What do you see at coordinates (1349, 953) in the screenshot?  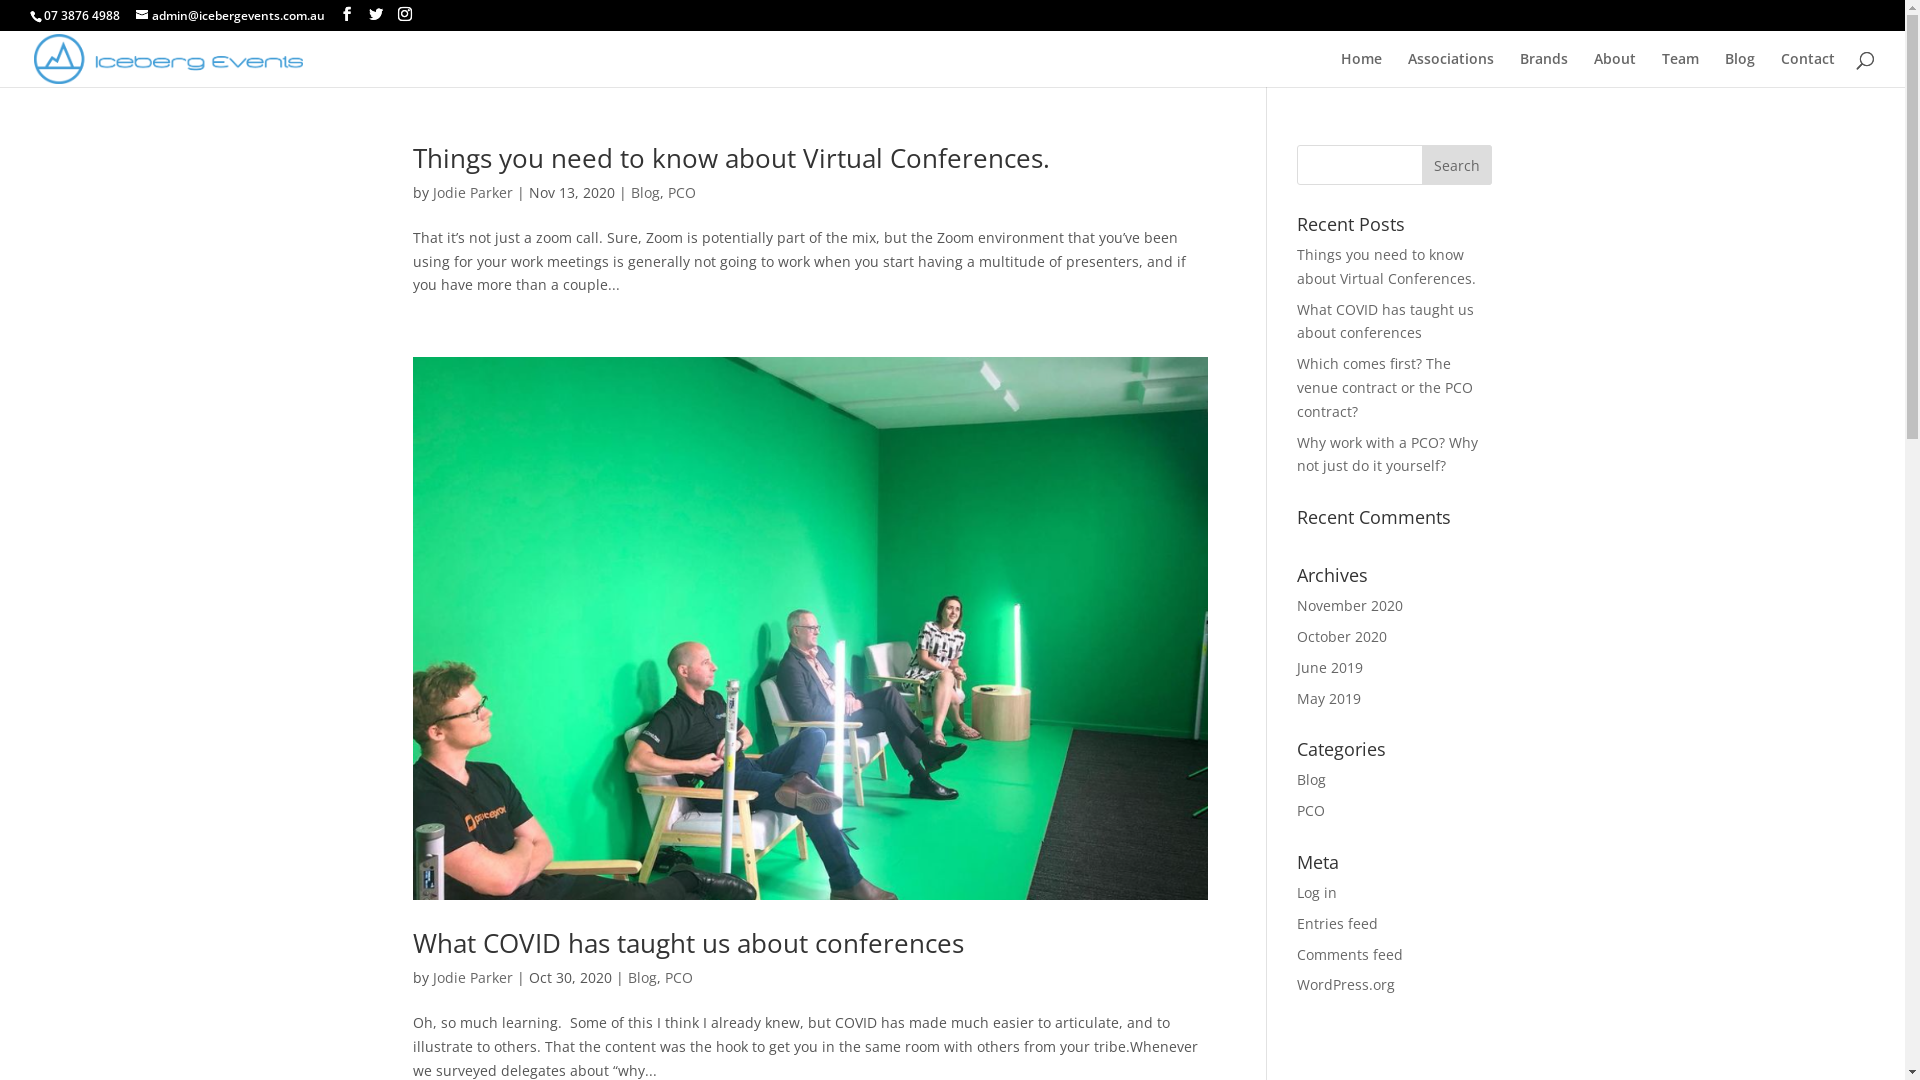 I see `'Comments feed'` at bounding box center [1349, 953].